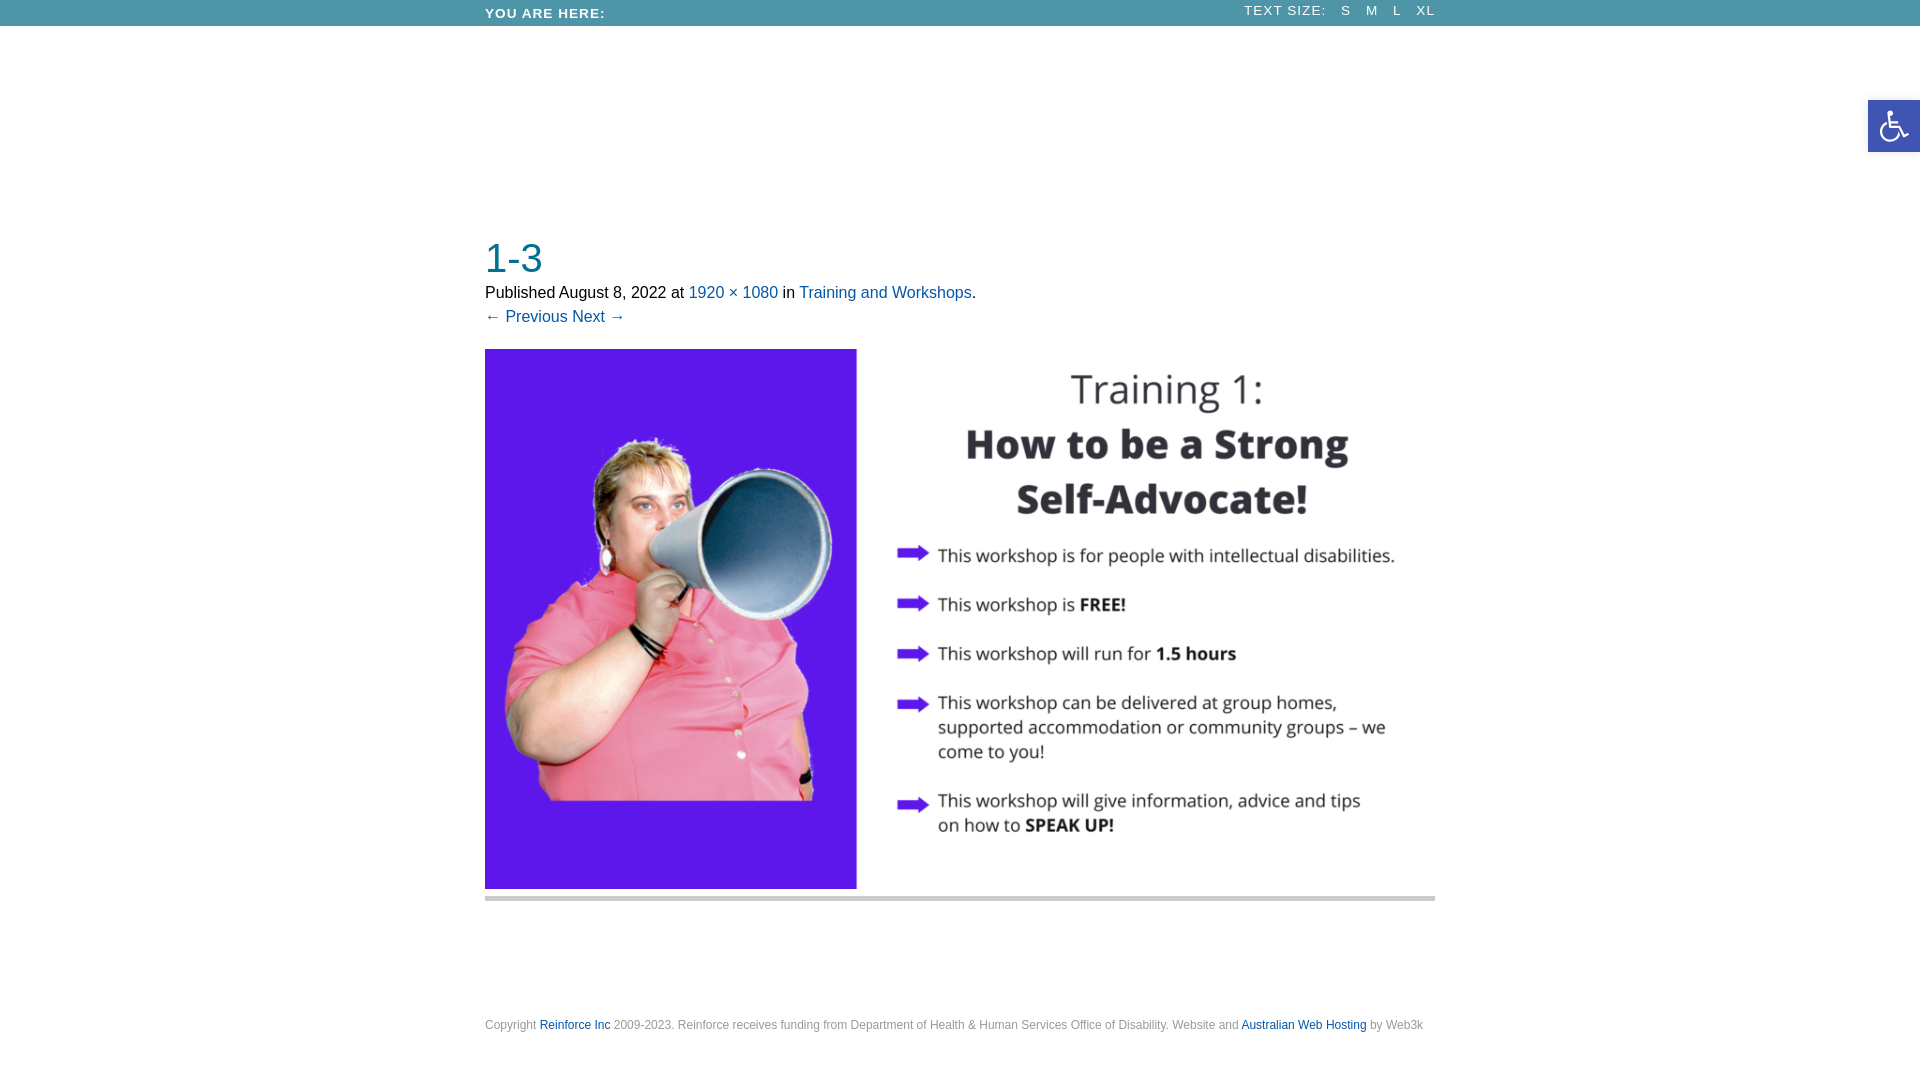  I want to click on 'Find Reinforce', so click(1111, 964).